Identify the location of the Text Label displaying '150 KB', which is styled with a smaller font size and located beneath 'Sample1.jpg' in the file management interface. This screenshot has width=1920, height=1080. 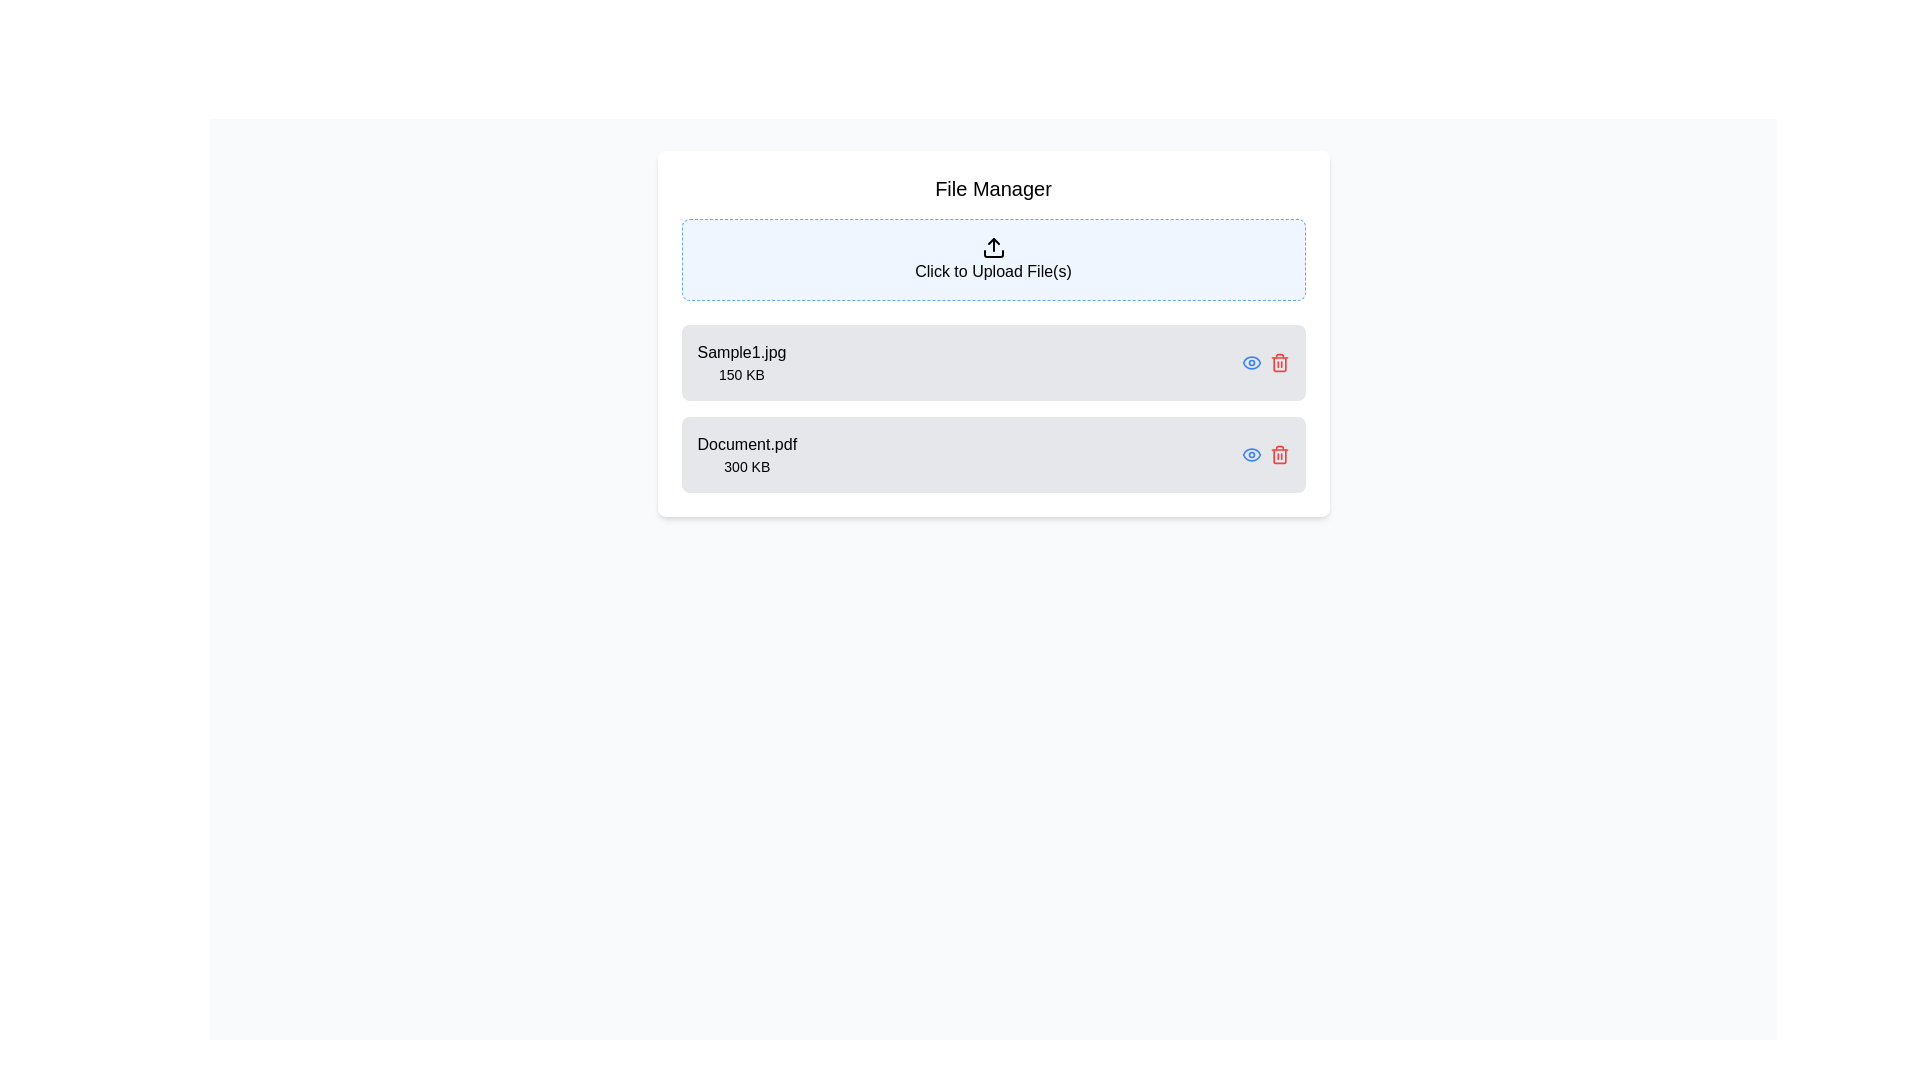
(740, 374).